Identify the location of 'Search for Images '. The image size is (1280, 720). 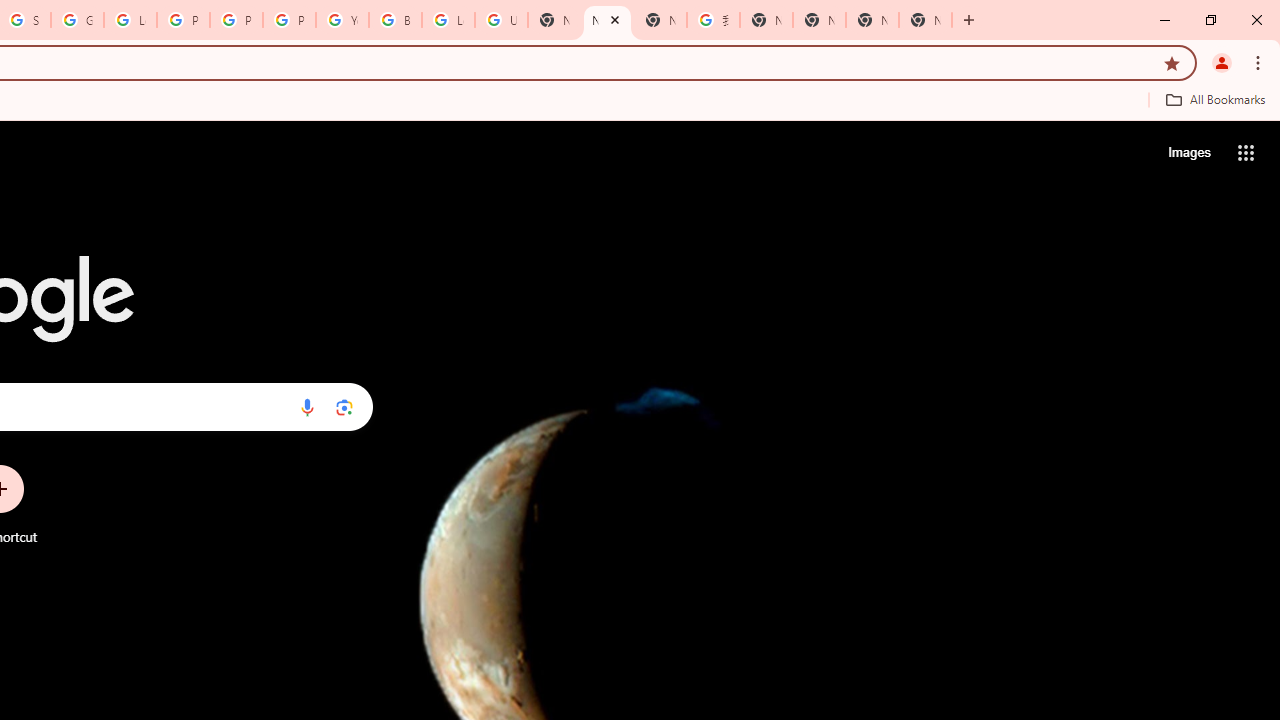
(1189, 152).